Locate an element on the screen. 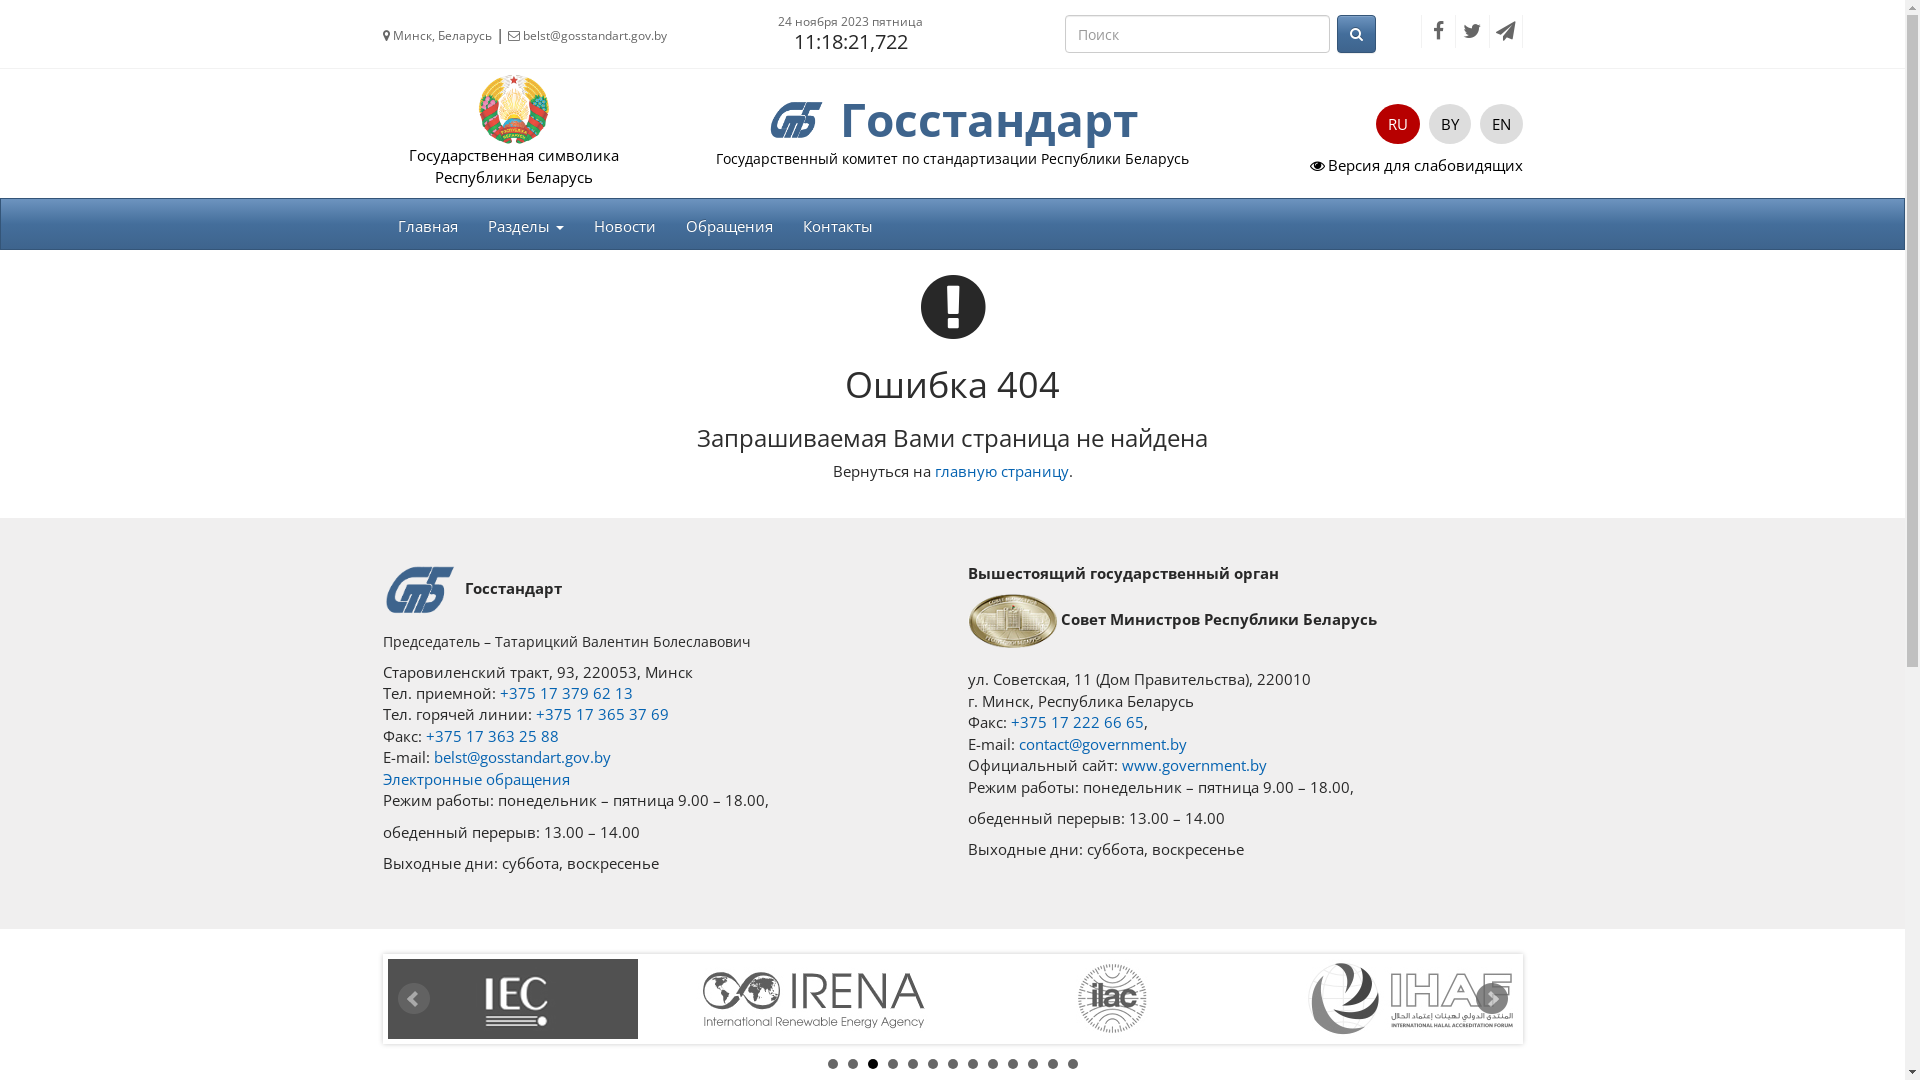  'Facebook' is located at coordinates (1419, 31).